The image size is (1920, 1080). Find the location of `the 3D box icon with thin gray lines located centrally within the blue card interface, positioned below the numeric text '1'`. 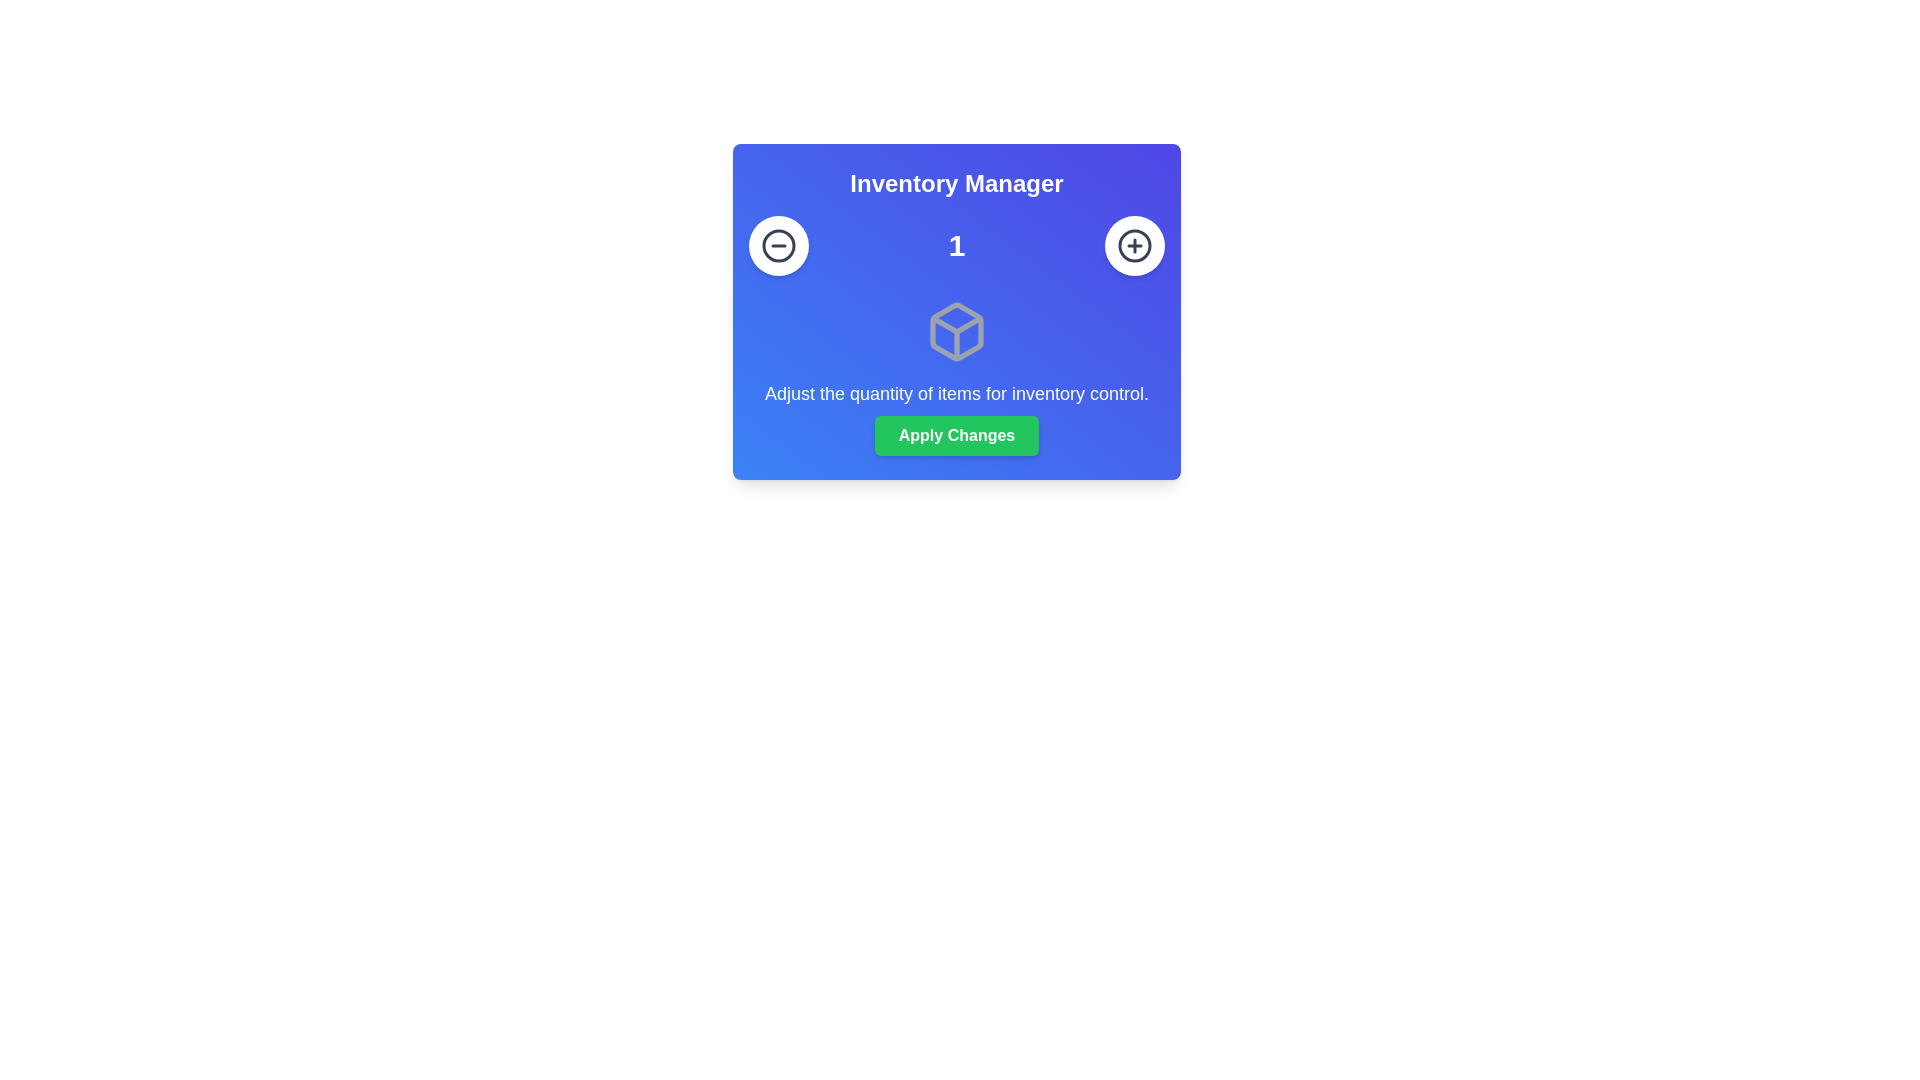

the 3D box icon with thin gray lines located centrally within the blue card interface, positioned below the numeric text '1' is located at coordinates (955, 330).